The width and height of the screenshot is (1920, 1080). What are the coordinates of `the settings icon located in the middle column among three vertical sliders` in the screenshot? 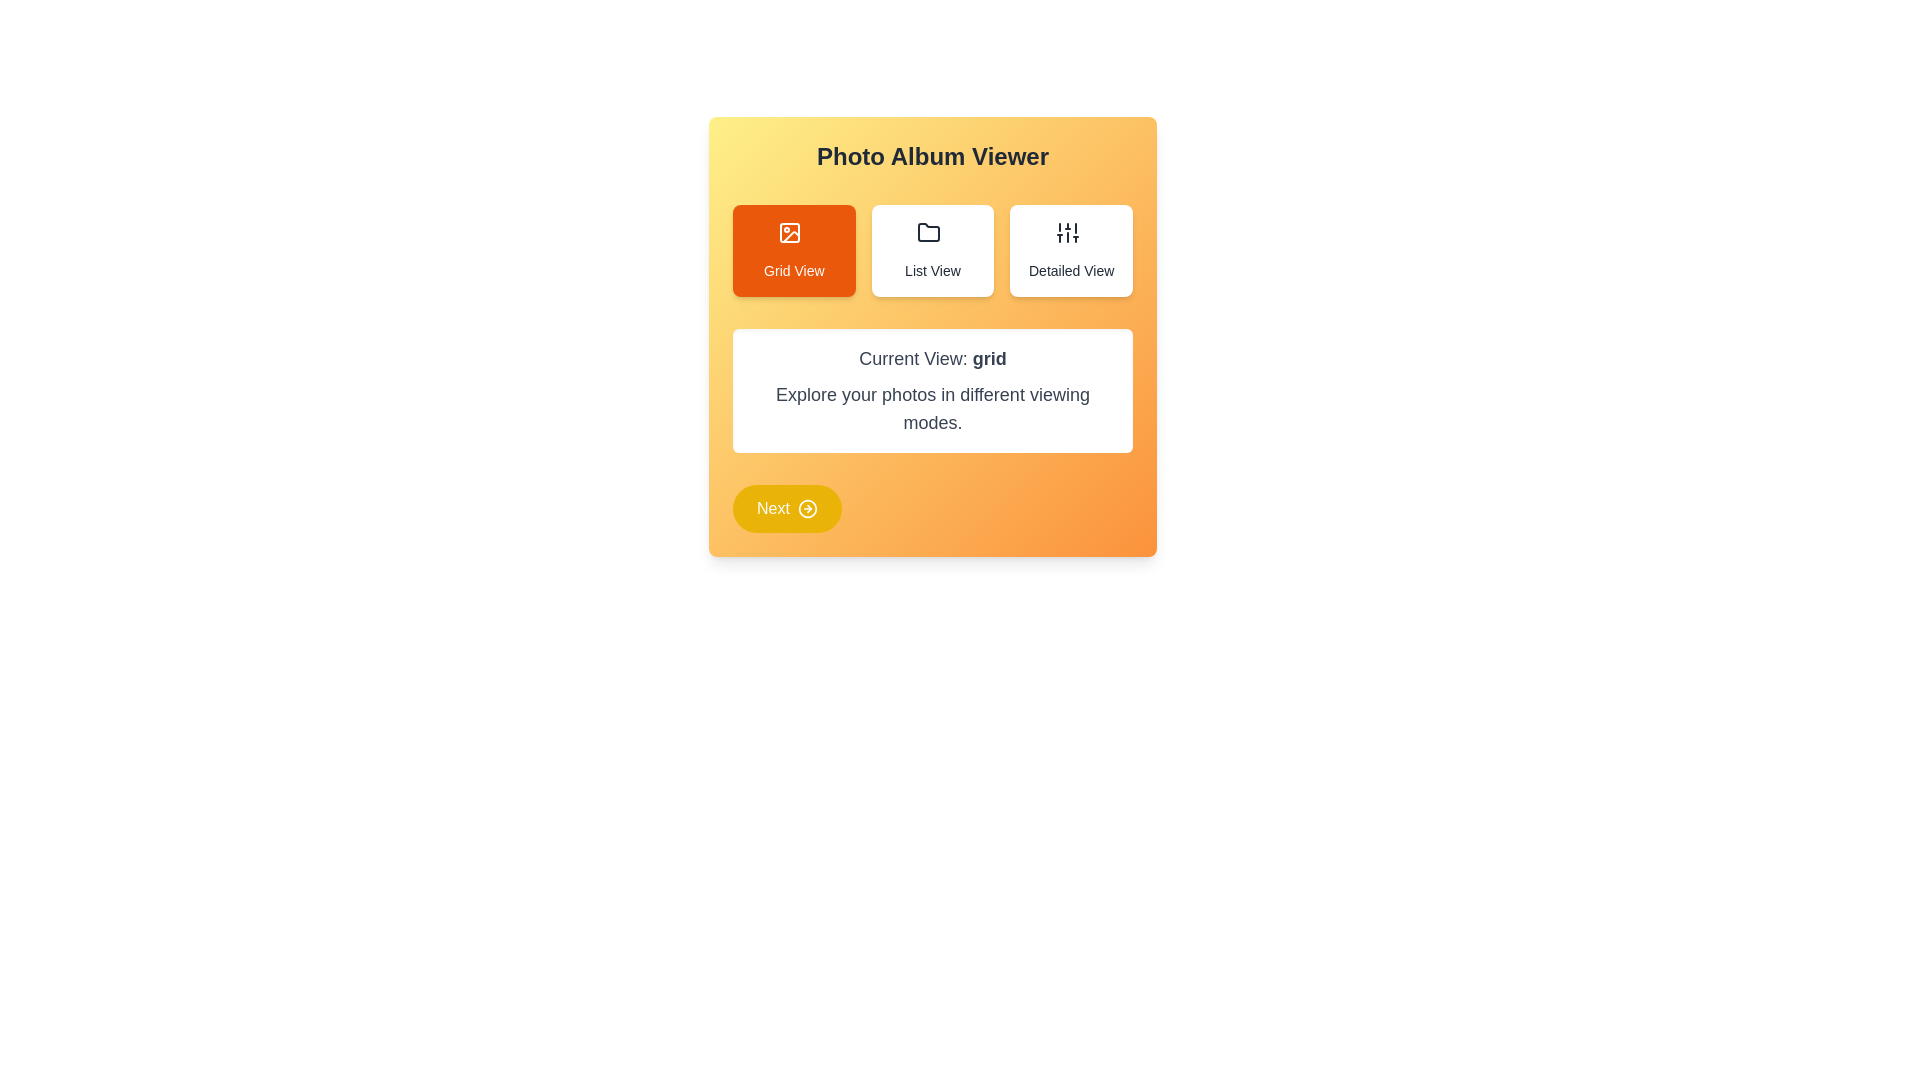 It's located at (1066, 231).